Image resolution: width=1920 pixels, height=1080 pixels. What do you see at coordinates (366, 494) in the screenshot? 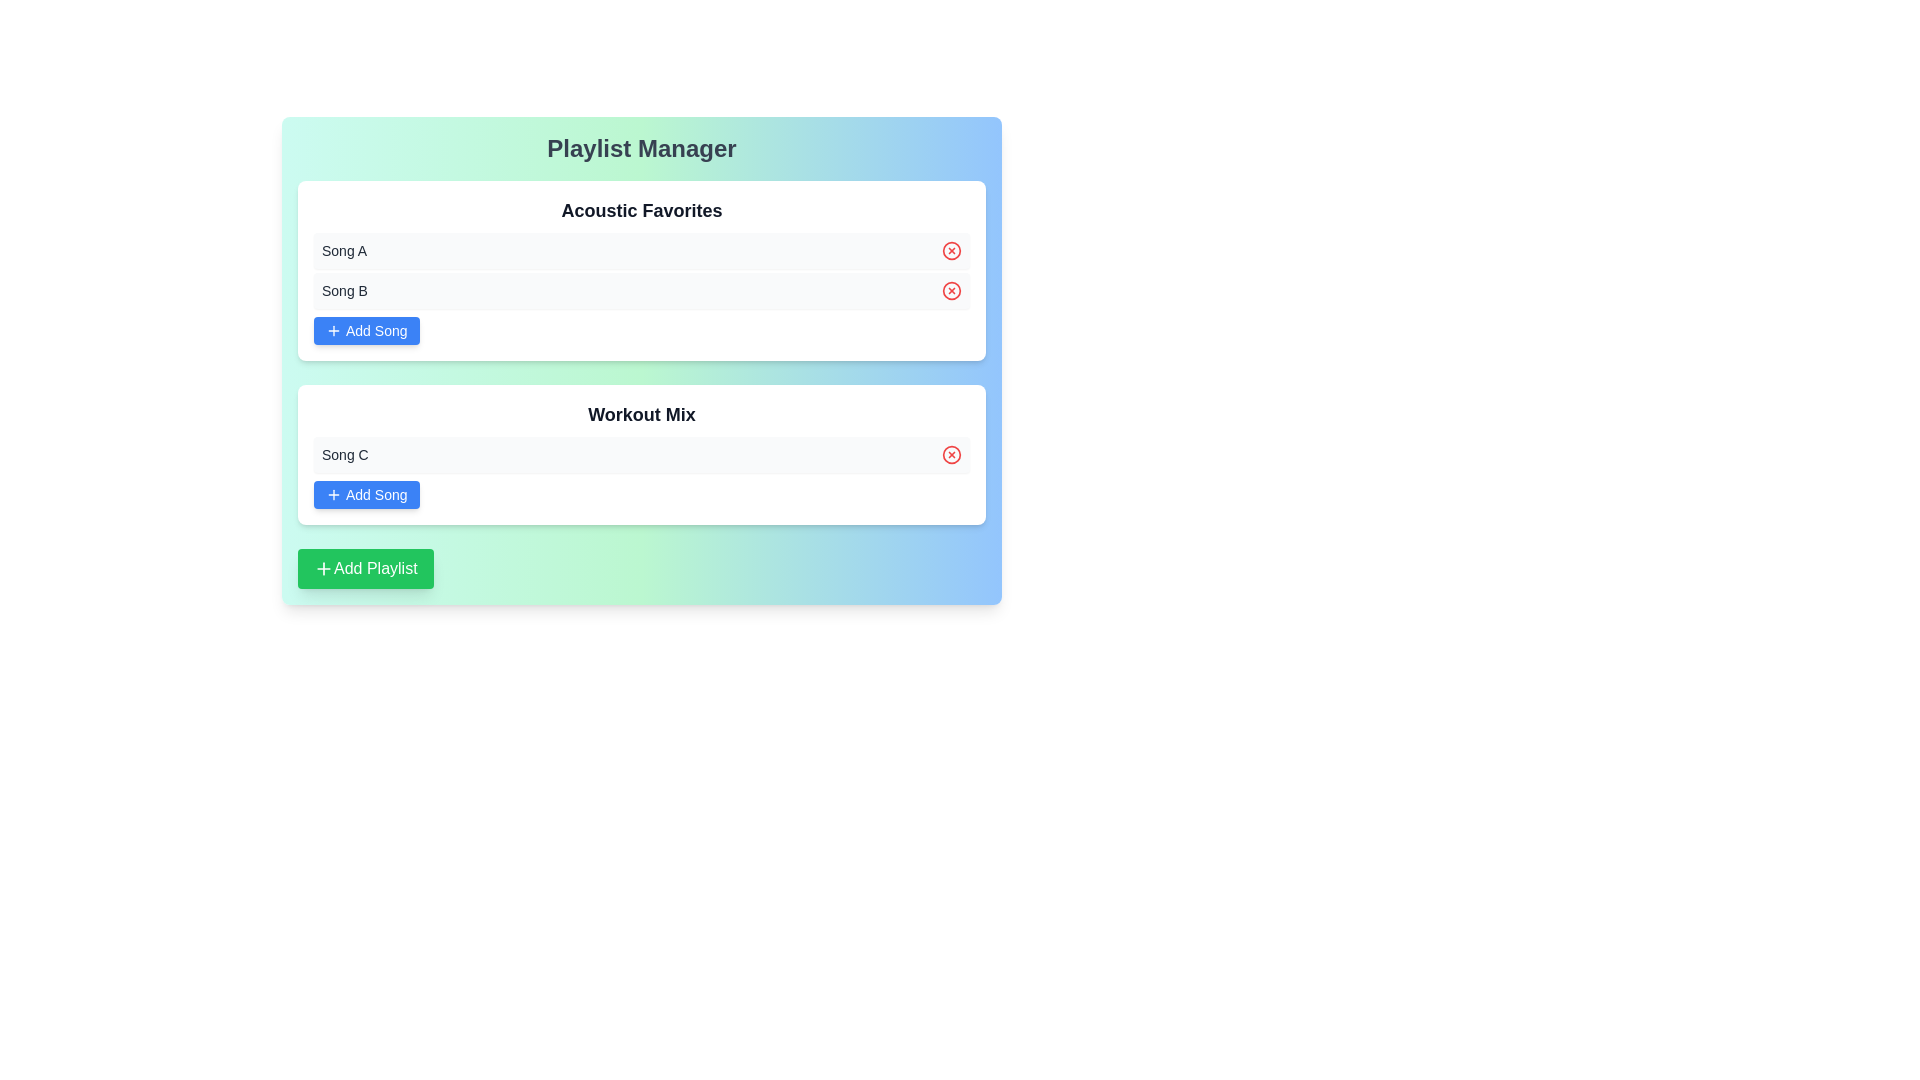
I see `the 'Add Song' button located in the lower section of the 'Workout Mix' card` at bounding box center [366, 494].